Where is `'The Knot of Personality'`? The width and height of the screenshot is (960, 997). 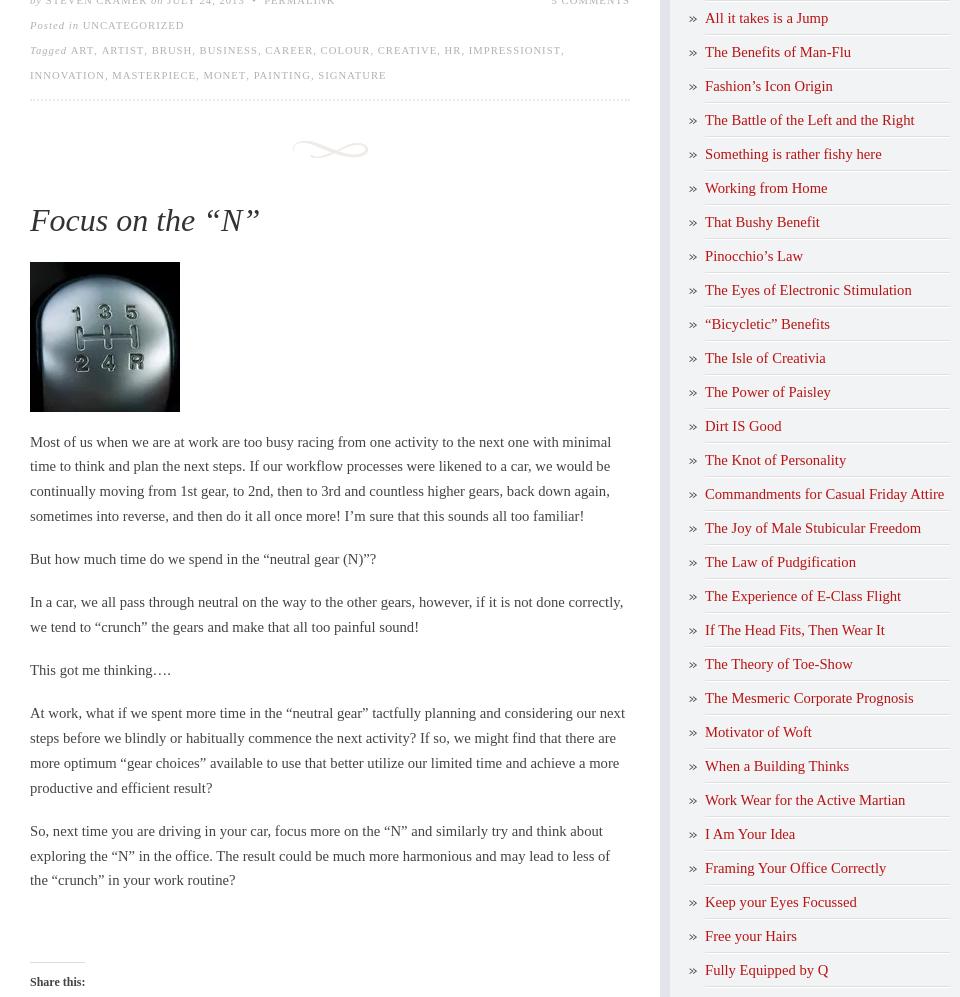
'The Knot of Personality' is located at coordinates (774, 459).